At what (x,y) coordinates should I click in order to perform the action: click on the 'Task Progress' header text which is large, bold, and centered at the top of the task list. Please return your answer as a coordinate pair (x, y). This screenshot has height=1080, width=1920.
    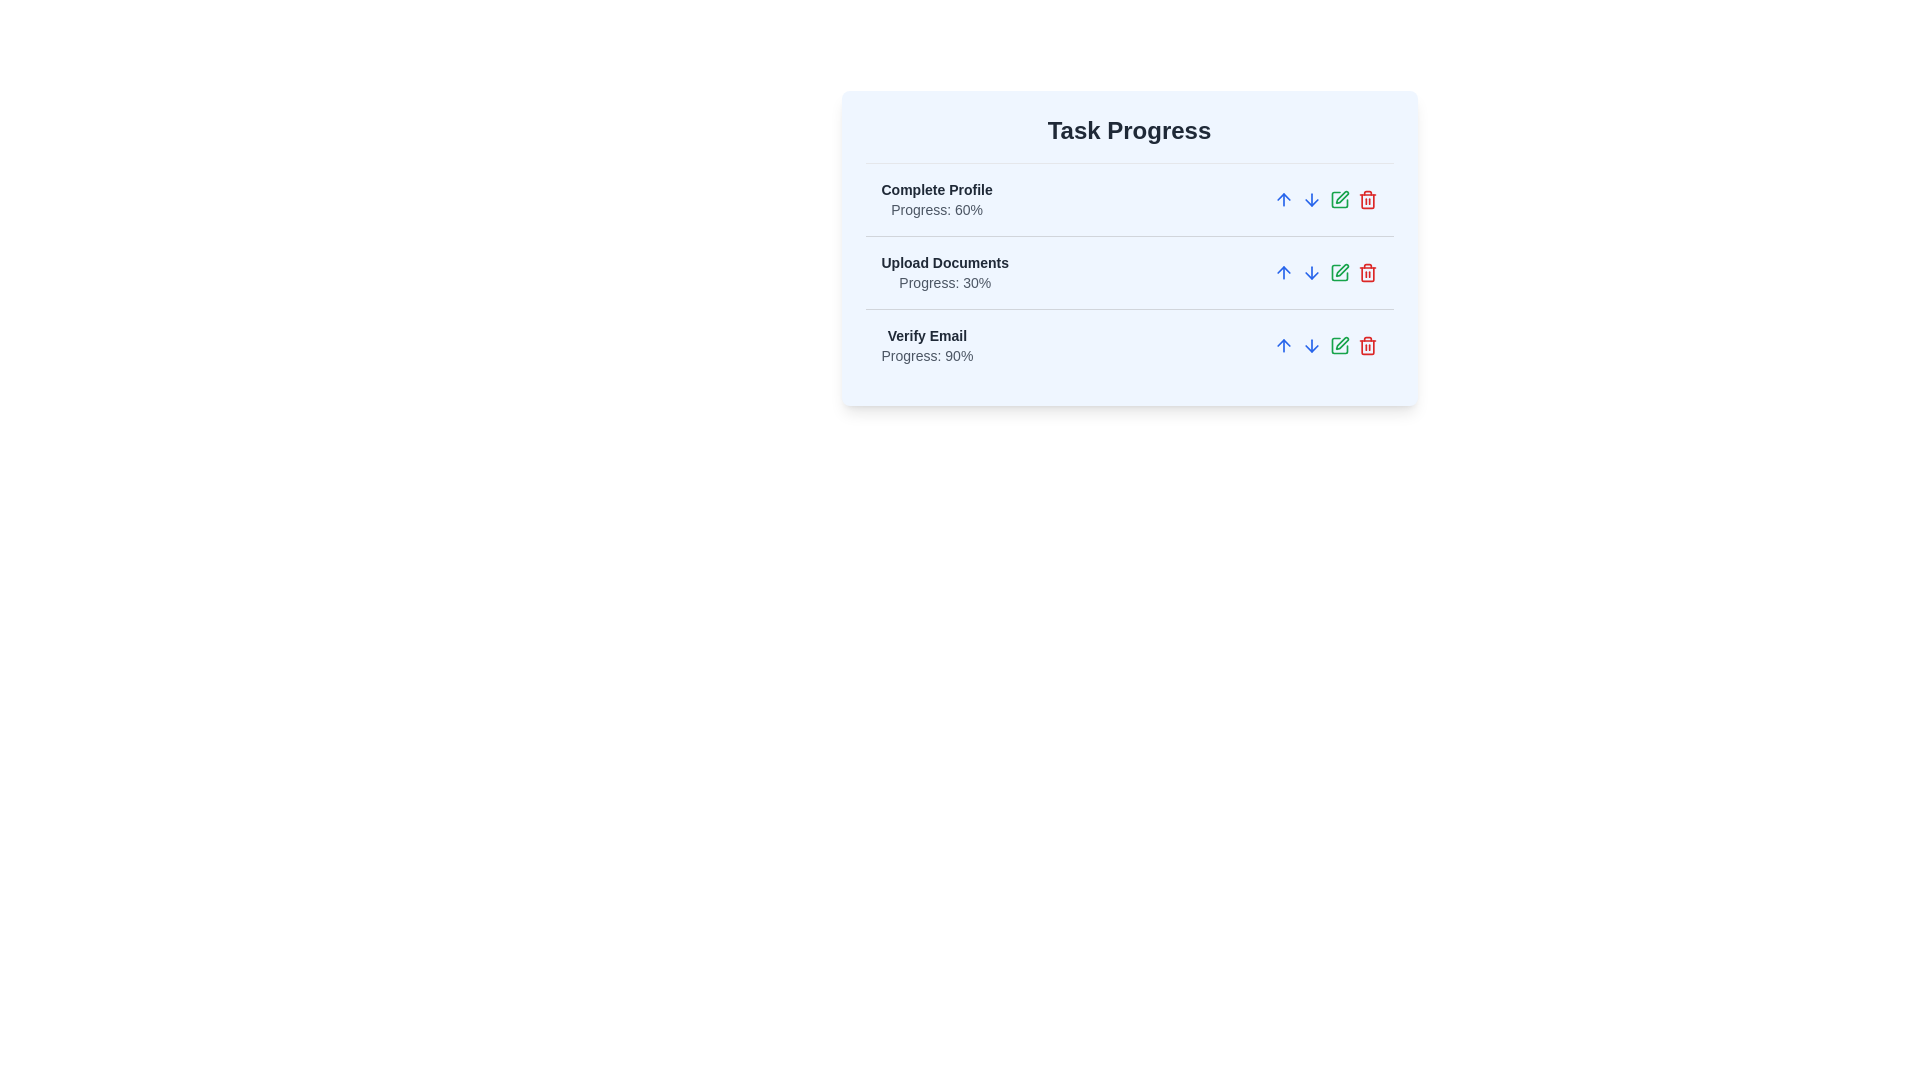
    Looking at the image, I should click on (1129, 131).